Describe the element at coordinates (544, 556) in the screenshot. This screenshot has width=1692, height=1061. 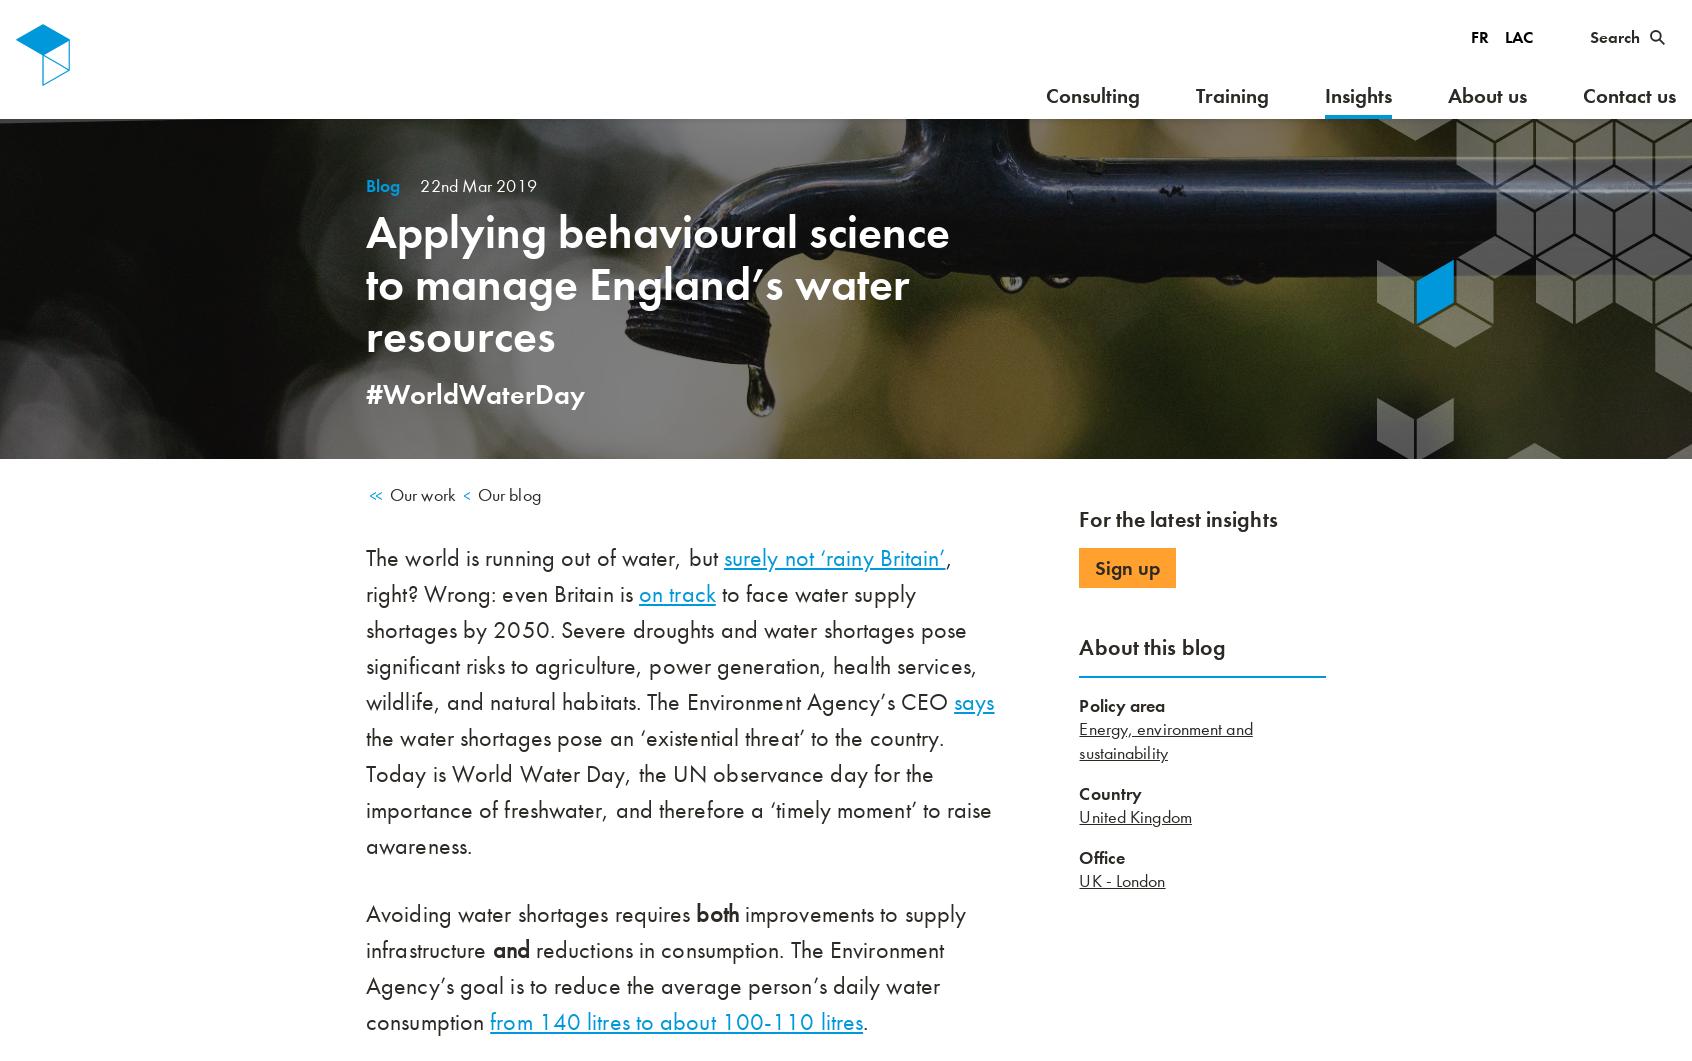
I see `'The world is running out of water, but'` at that location.